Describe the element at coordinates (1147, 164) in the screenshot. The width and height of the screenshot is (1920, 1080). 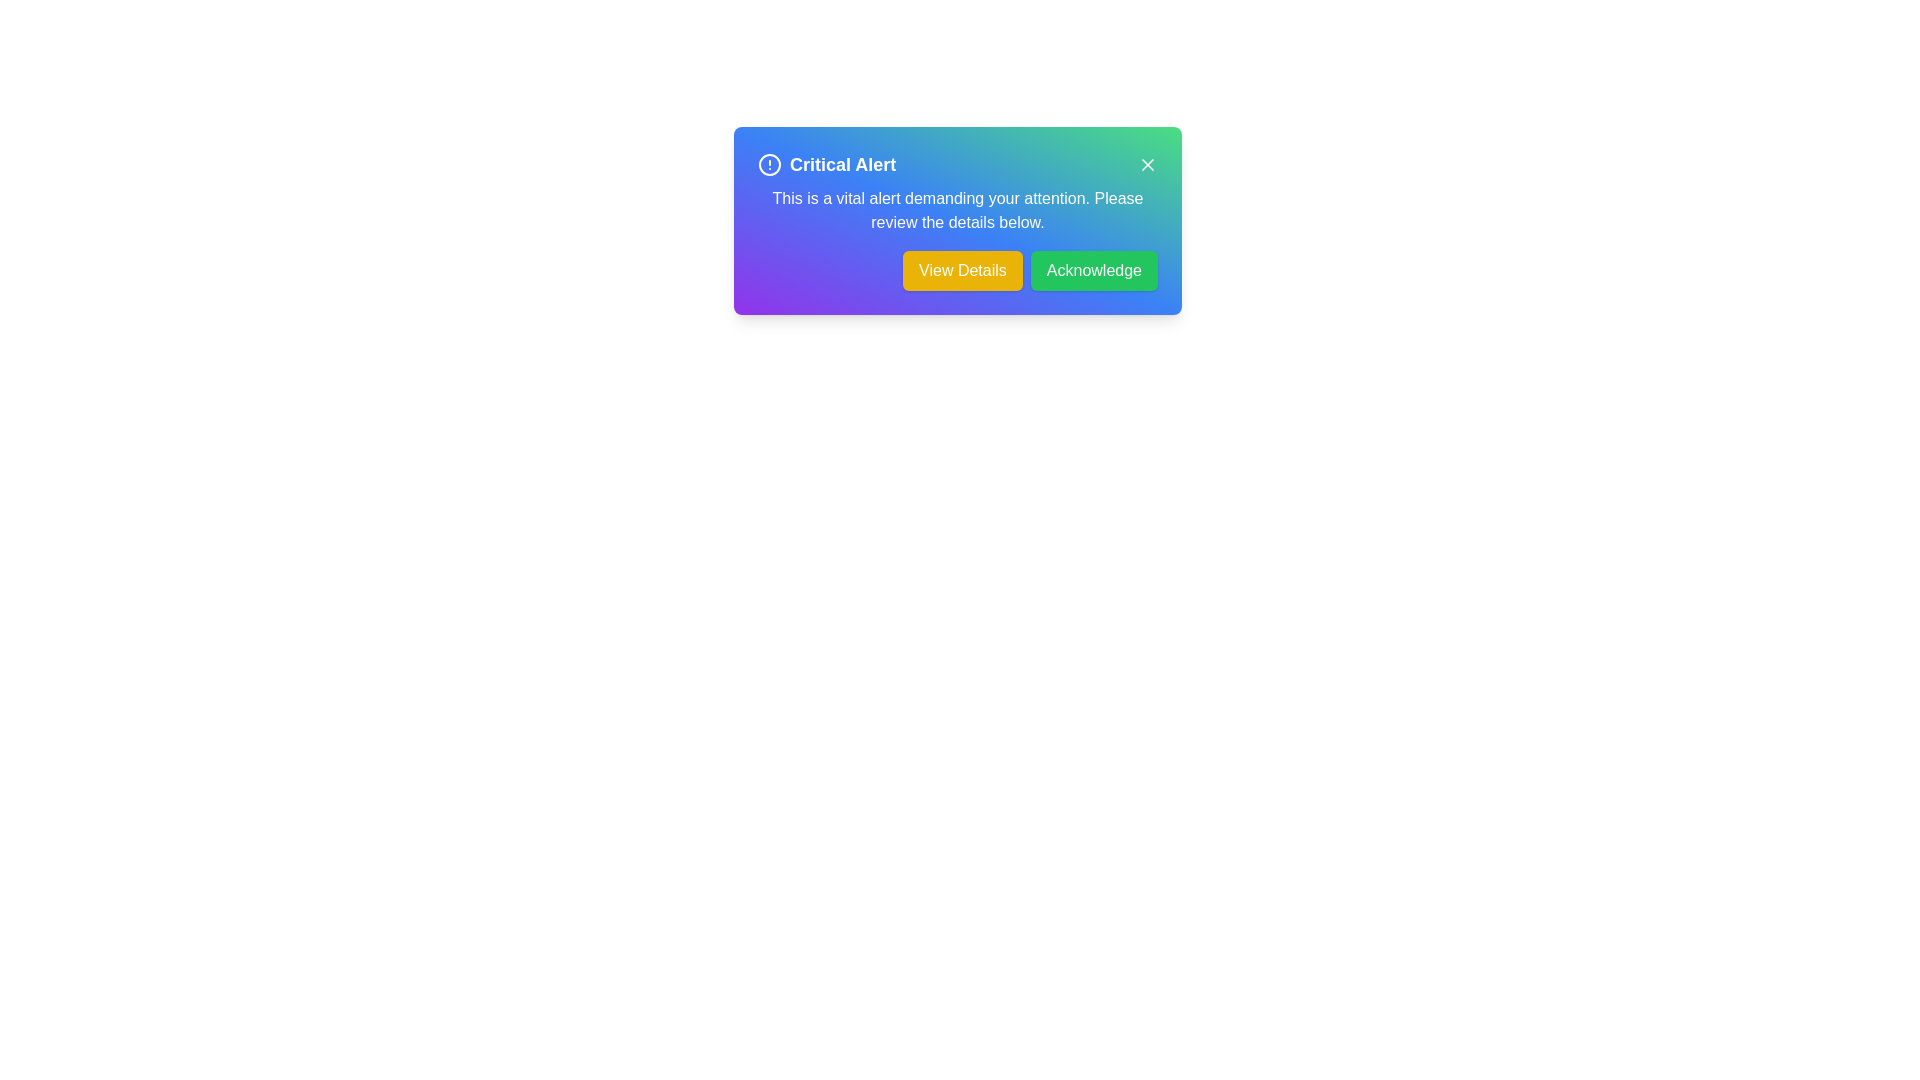
I see `the close button, represented by an 'X' symbol, located in the top-right corner of the multicolor alert dialogue box` at that location.